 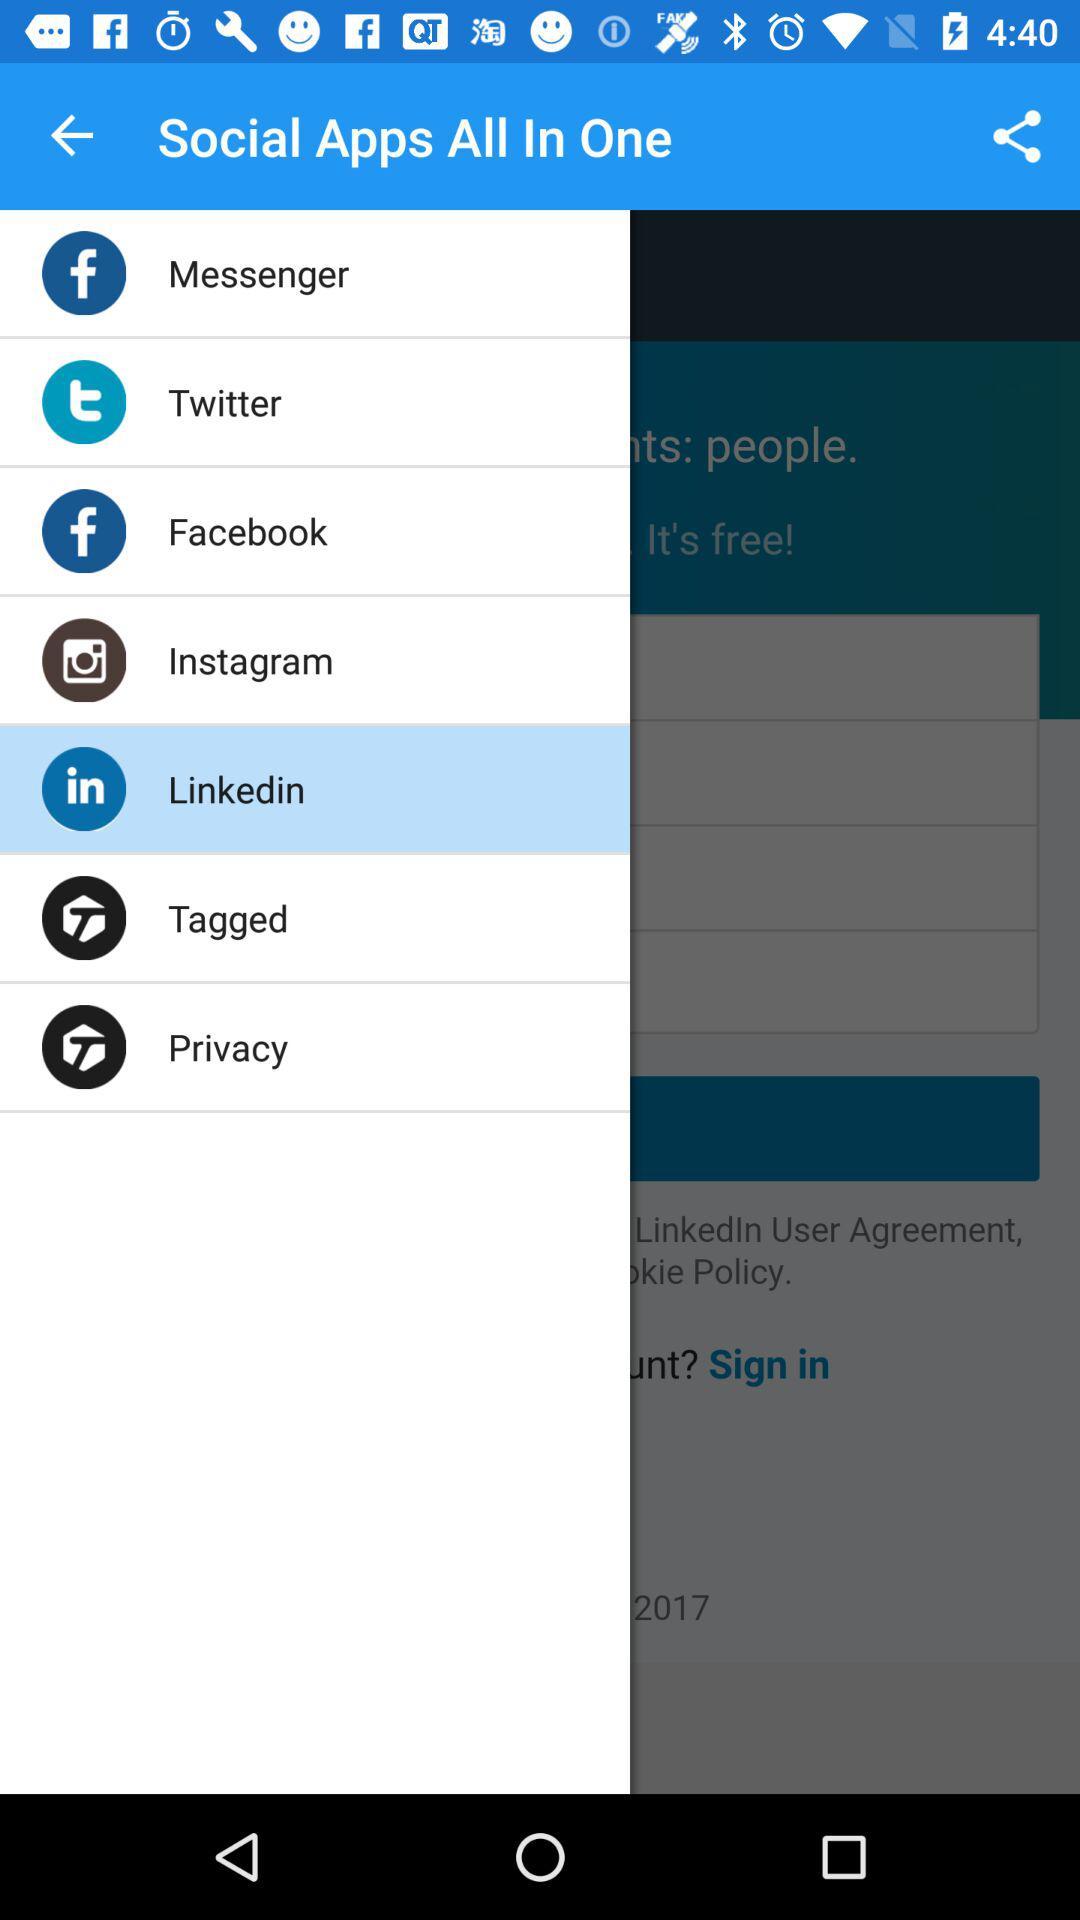 I want to click on the tagged app, so click(x=227, y=916).